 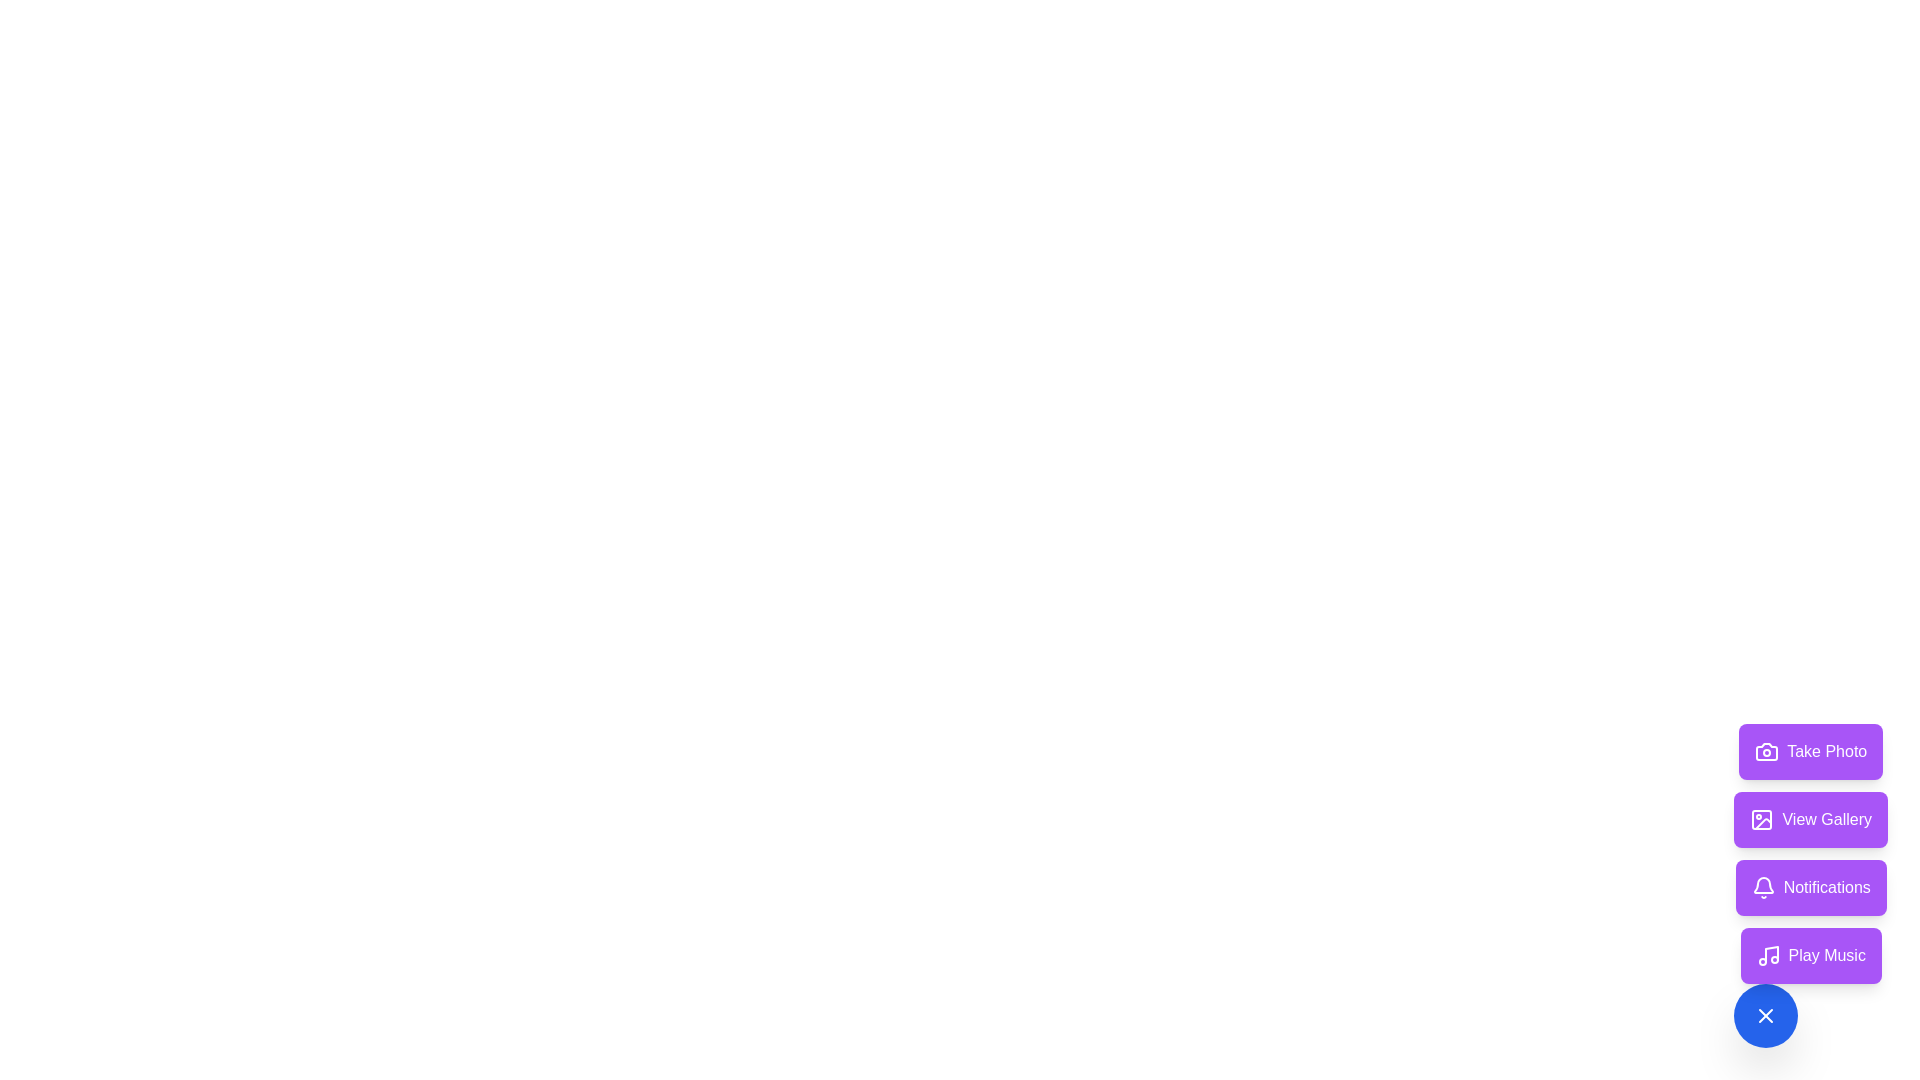 I want to click on the close or dismiss button located at the bottom-right corner of the interface, so click(x=1766, y=1015).